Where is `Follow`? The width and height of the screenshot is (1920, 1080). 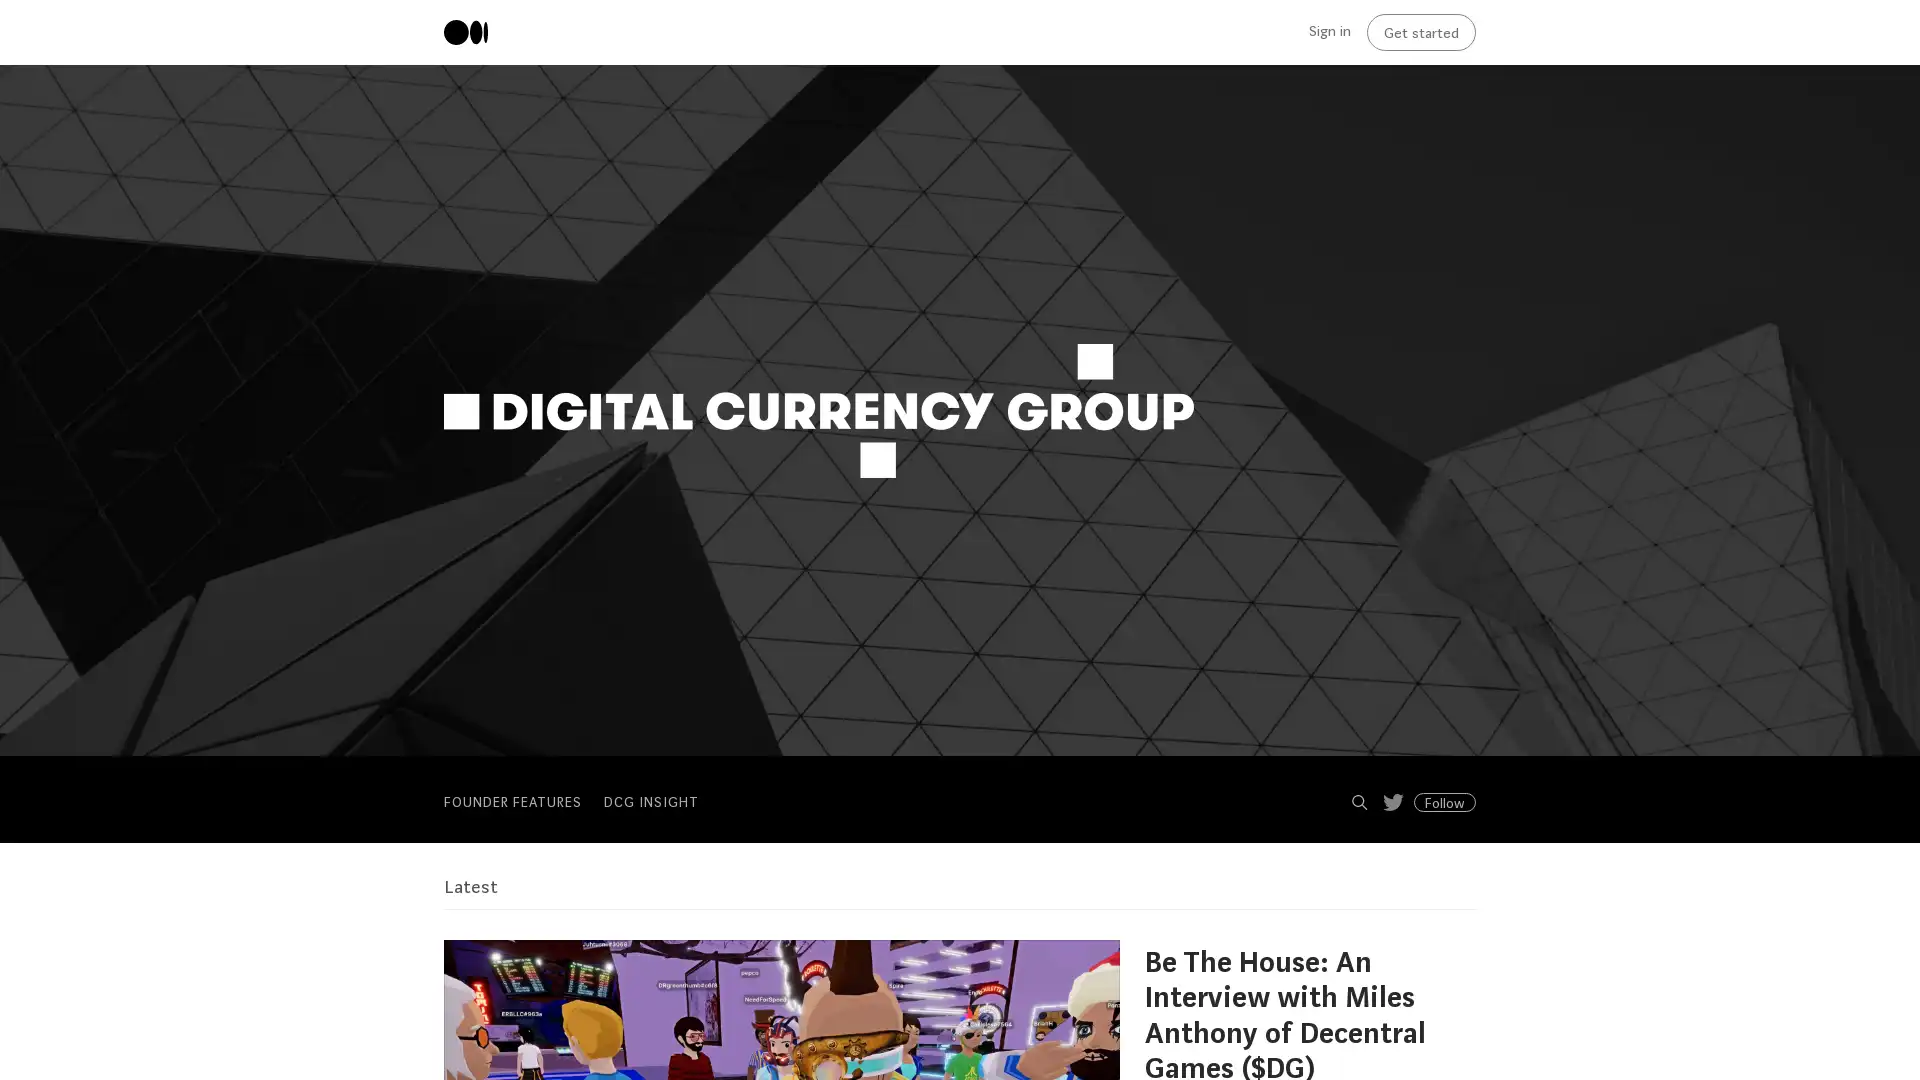 Follow is located at coordinates (1444, 801).